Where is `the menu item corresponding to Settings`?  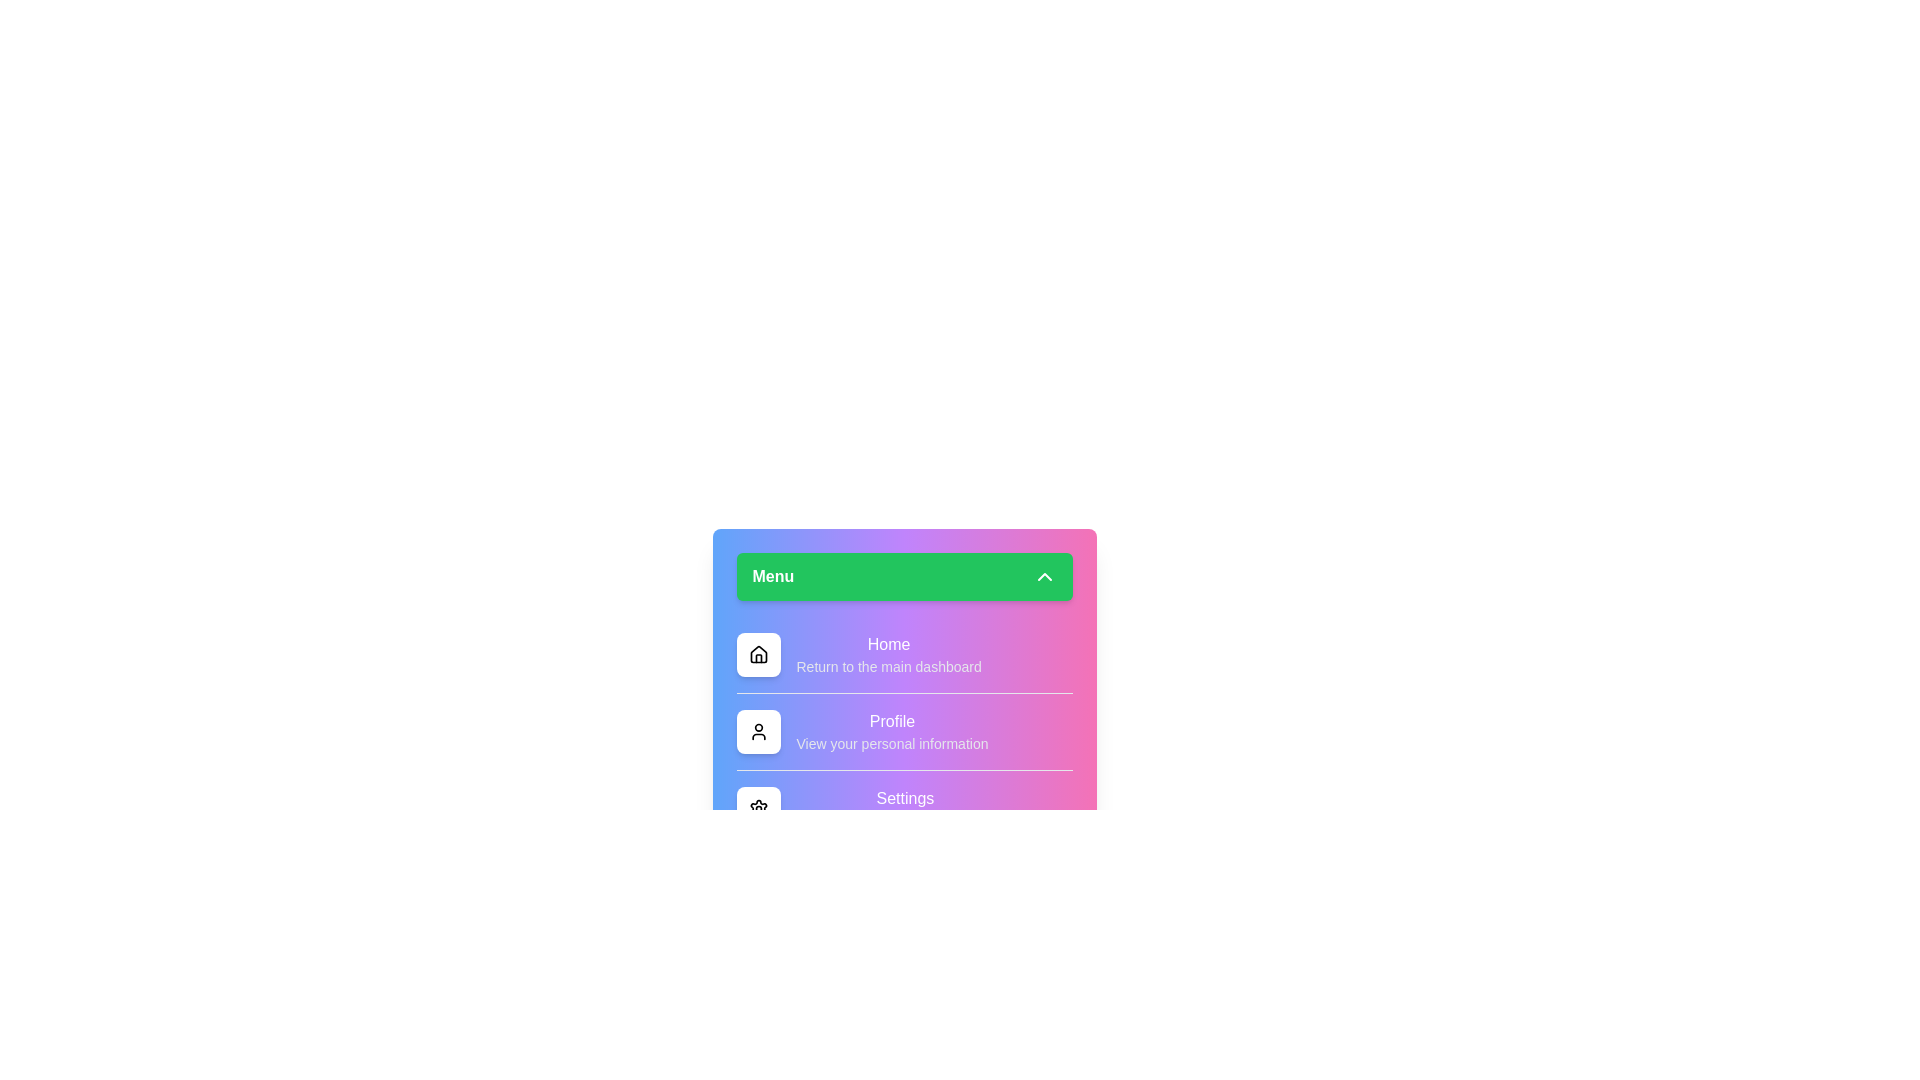 the menu item corresponding to Settings is located at coordinates (757, 808).